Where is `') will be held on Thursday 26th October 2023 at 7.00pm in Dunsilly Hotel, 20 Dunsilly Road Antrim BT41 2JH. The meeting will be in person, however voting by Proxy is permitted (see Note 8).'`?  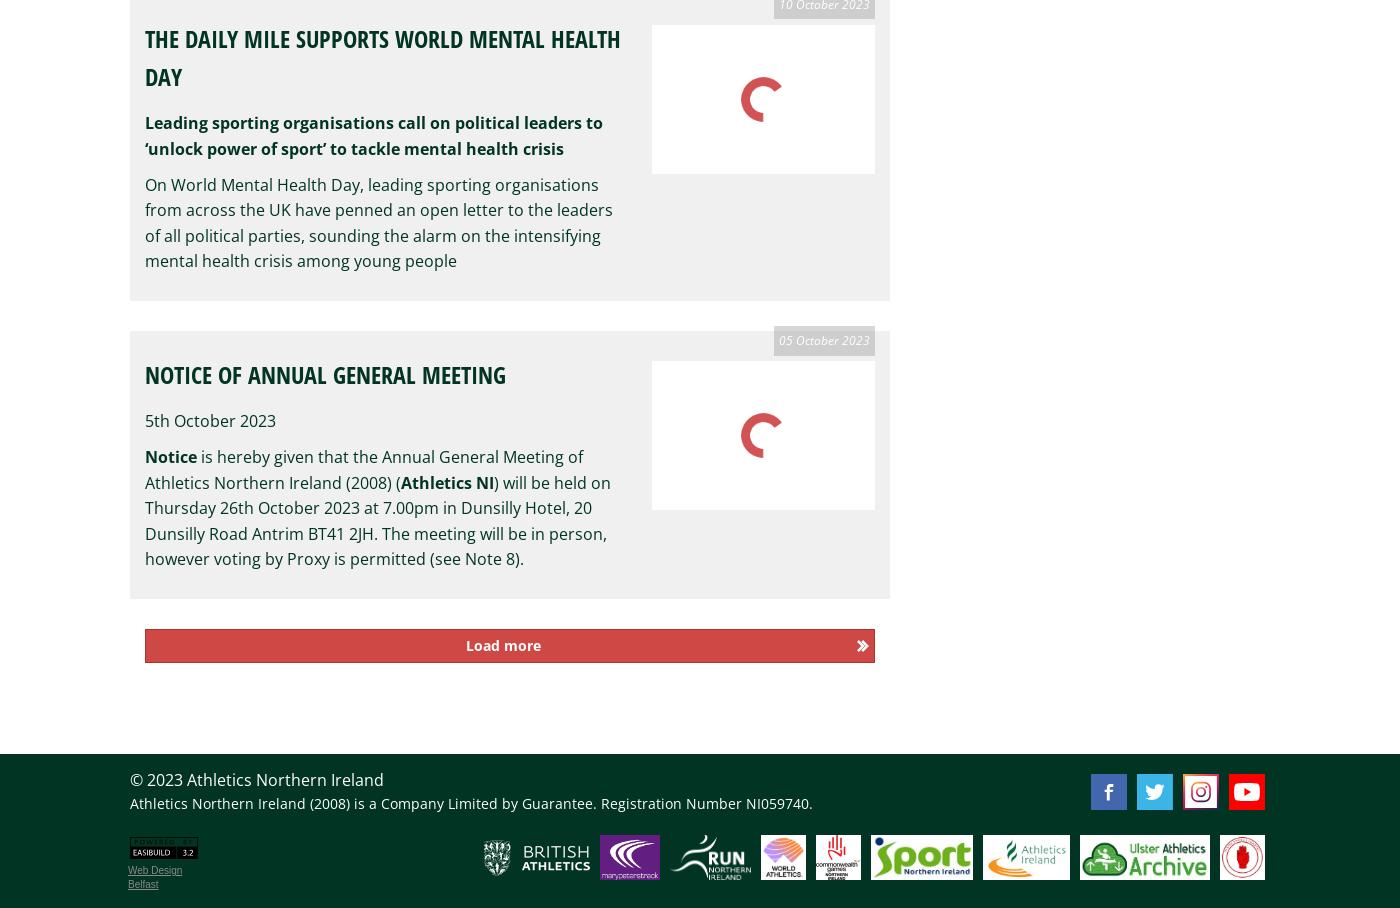
') will be held on Thursday 26th October 2023 at 7.00pm in Dunsilly Hotel, 20 Dunsilly Road Antrim BT41 2JH. The meeting will be in person, however voting by Proxy is permitted (see Note 8).' is located at coordinates (378, 520).